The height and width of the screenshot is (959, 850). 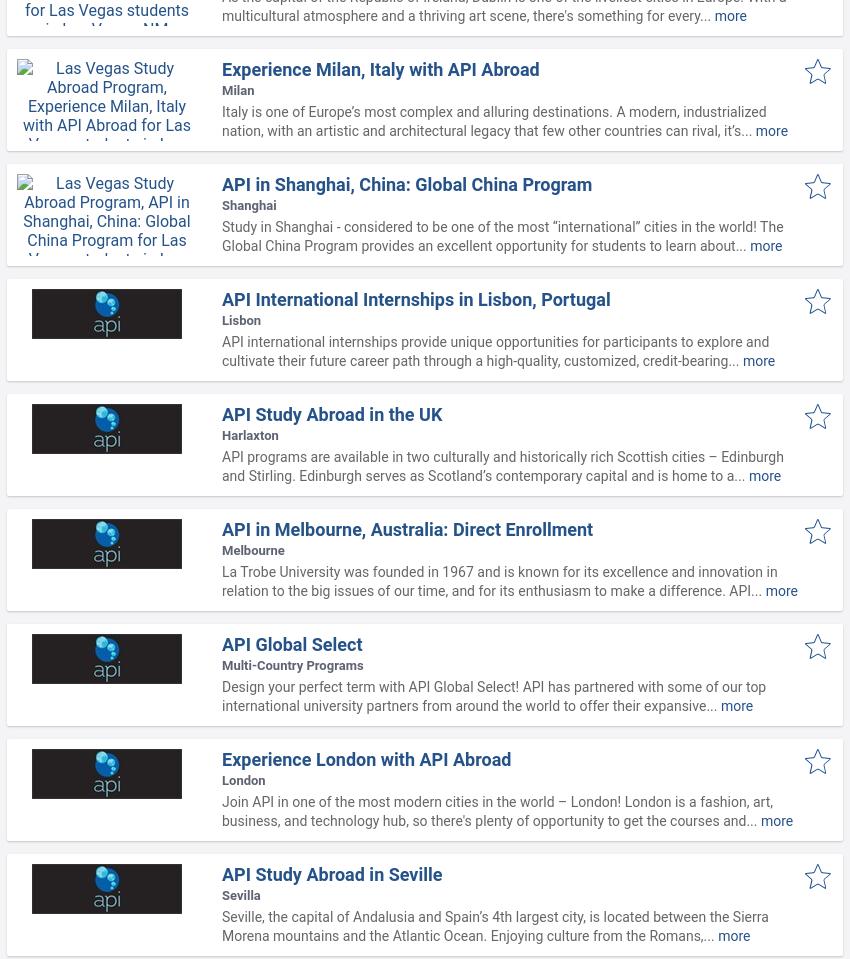 What do you see at coordinates (406, 183) in the screenshot?
I see `'API in Shanghai, China: Global China Program'` at bounding box center [406, 183].